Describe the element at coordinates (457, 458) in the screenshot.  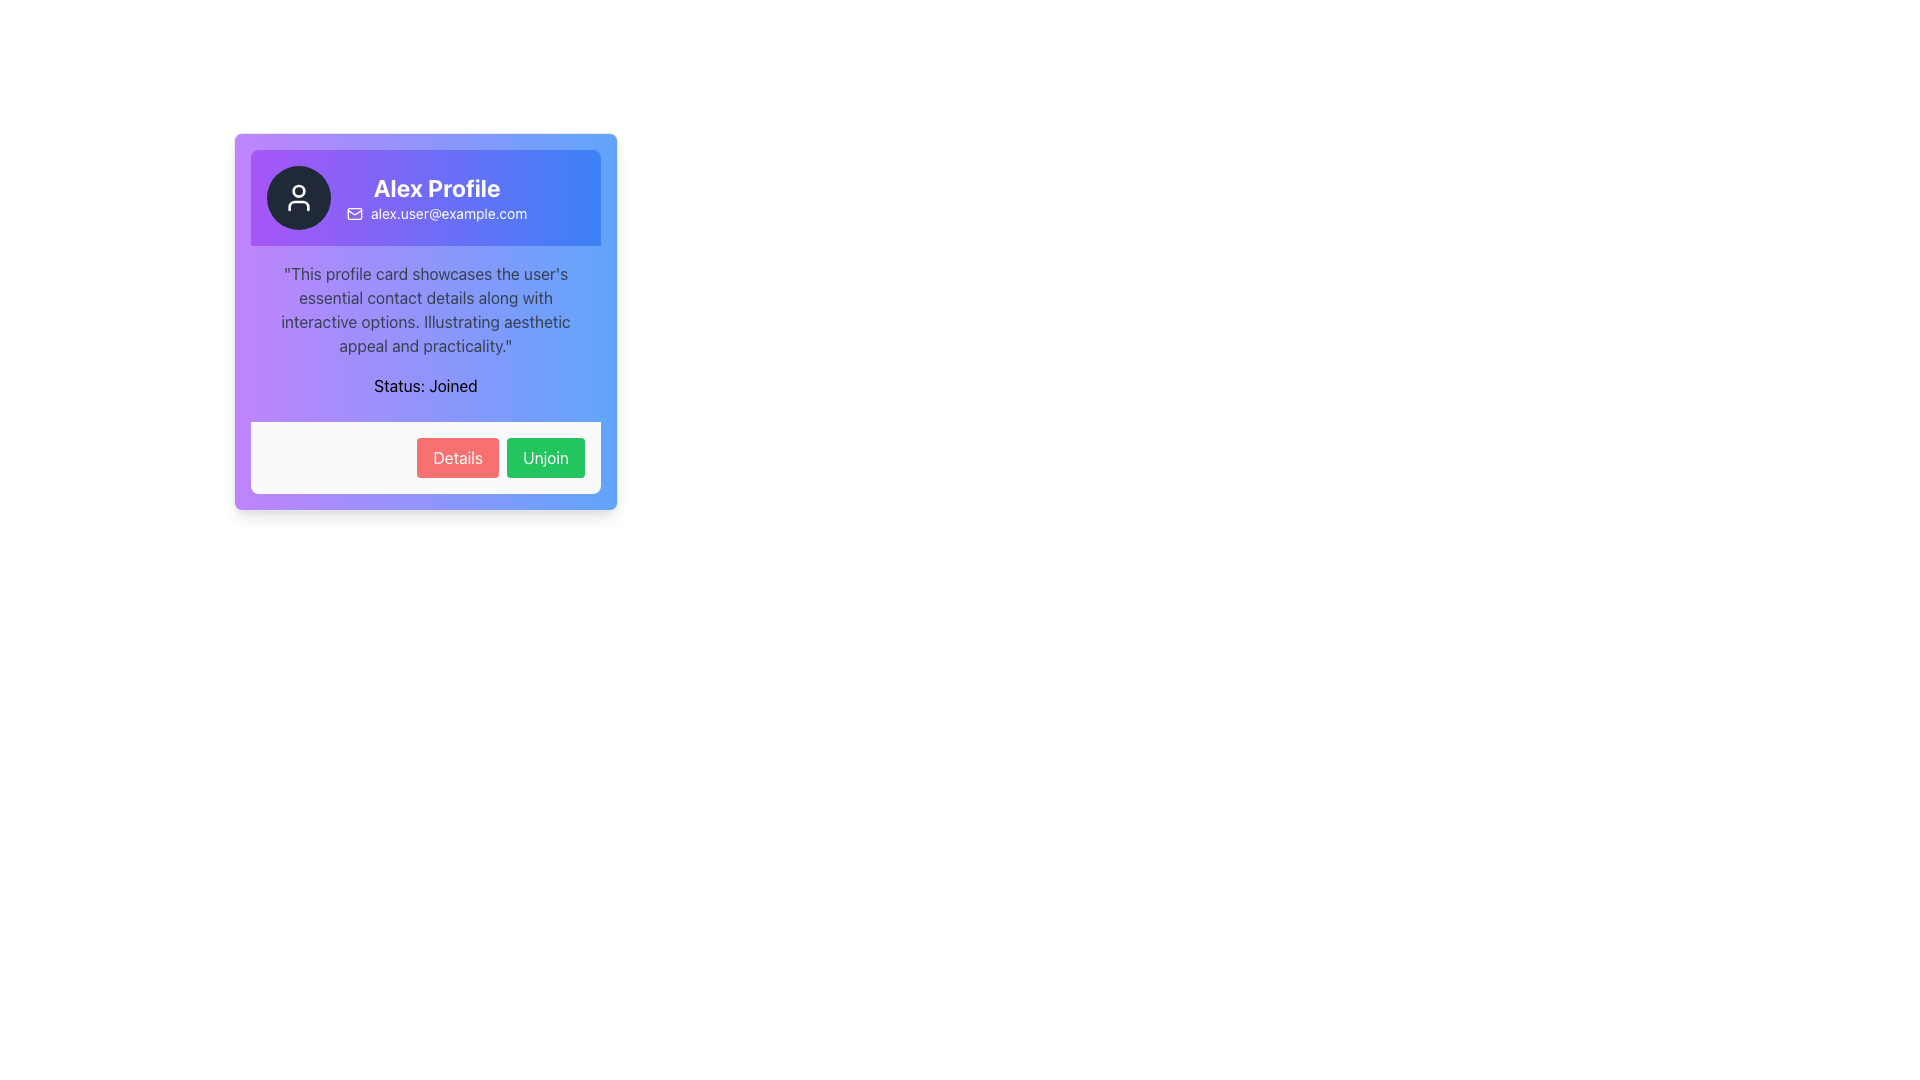
I see `the first button from the left located at the bottom of a panel with a gradient background, next to the green 'Unjoin' button` at that location.